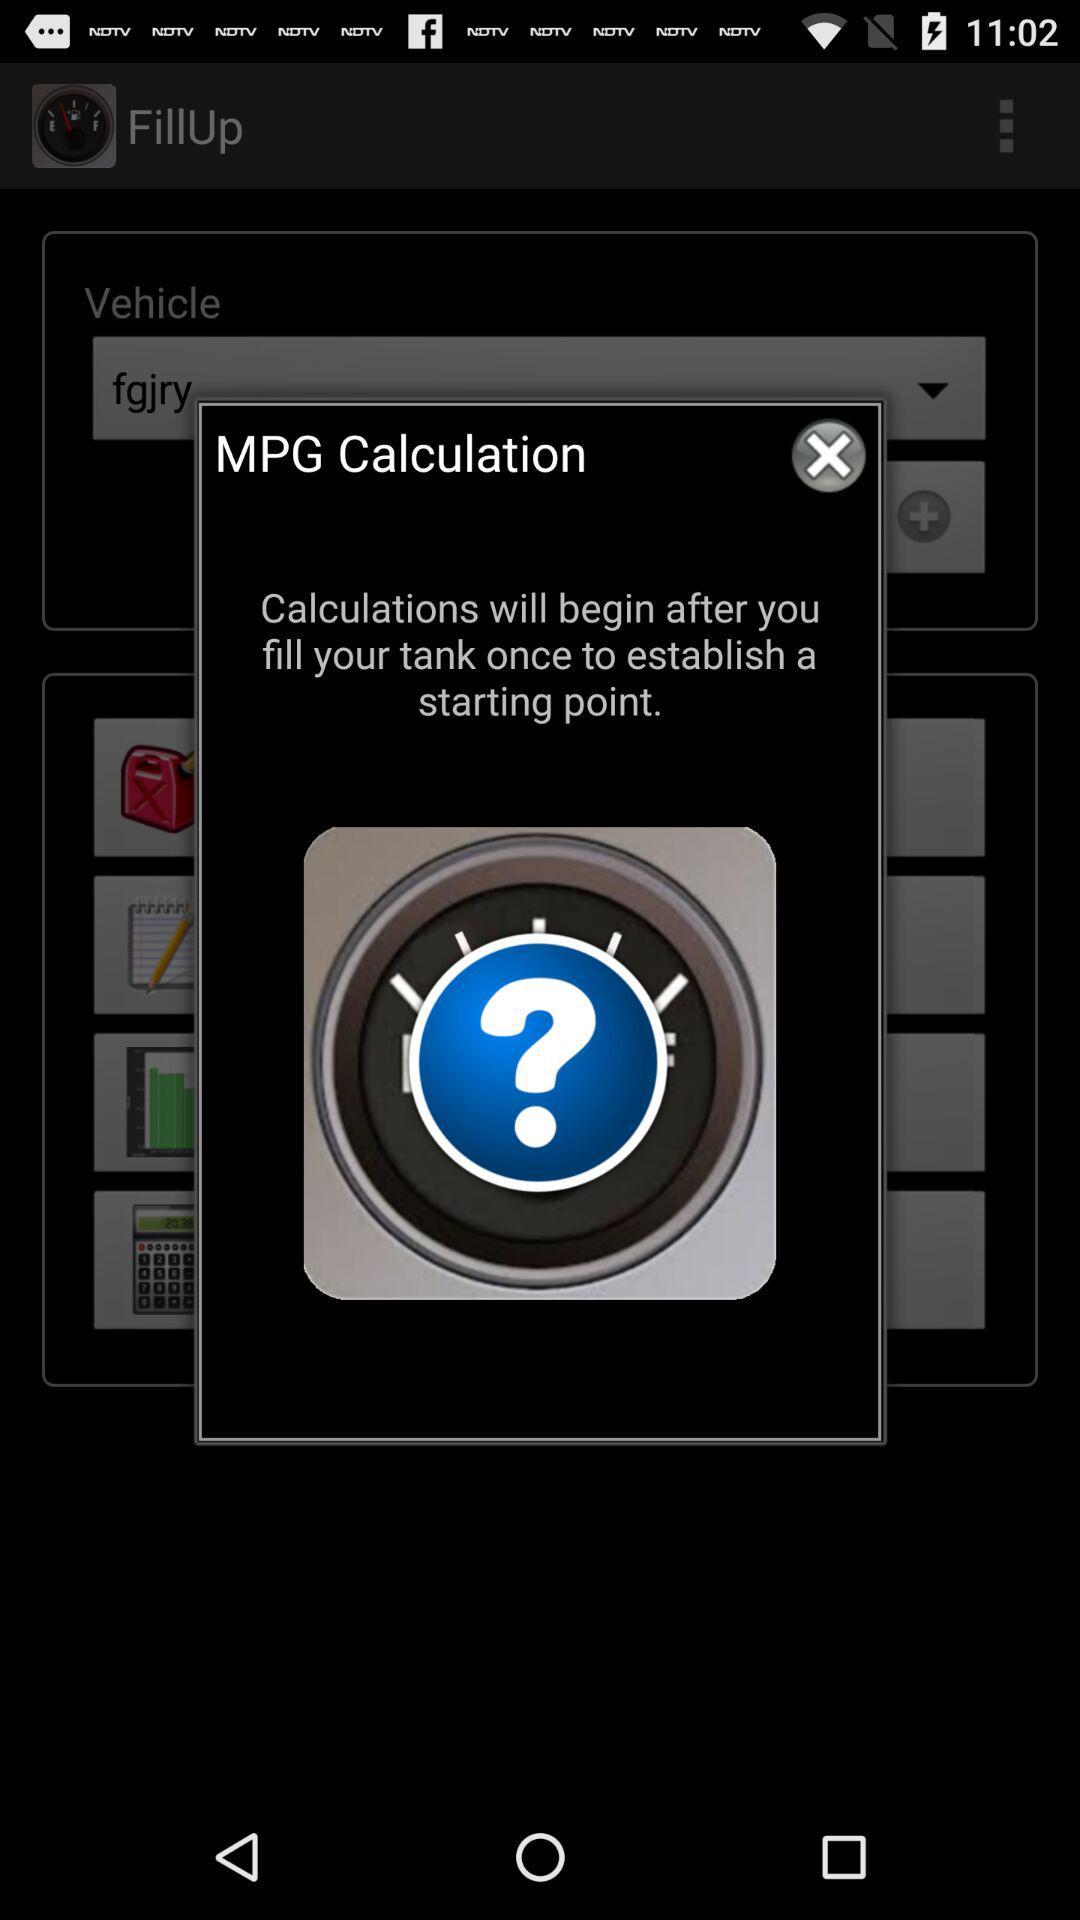 The height and width of the screenshot is (1920, 1080). I want to click on the icon at the top right corner, so click(828, 454).